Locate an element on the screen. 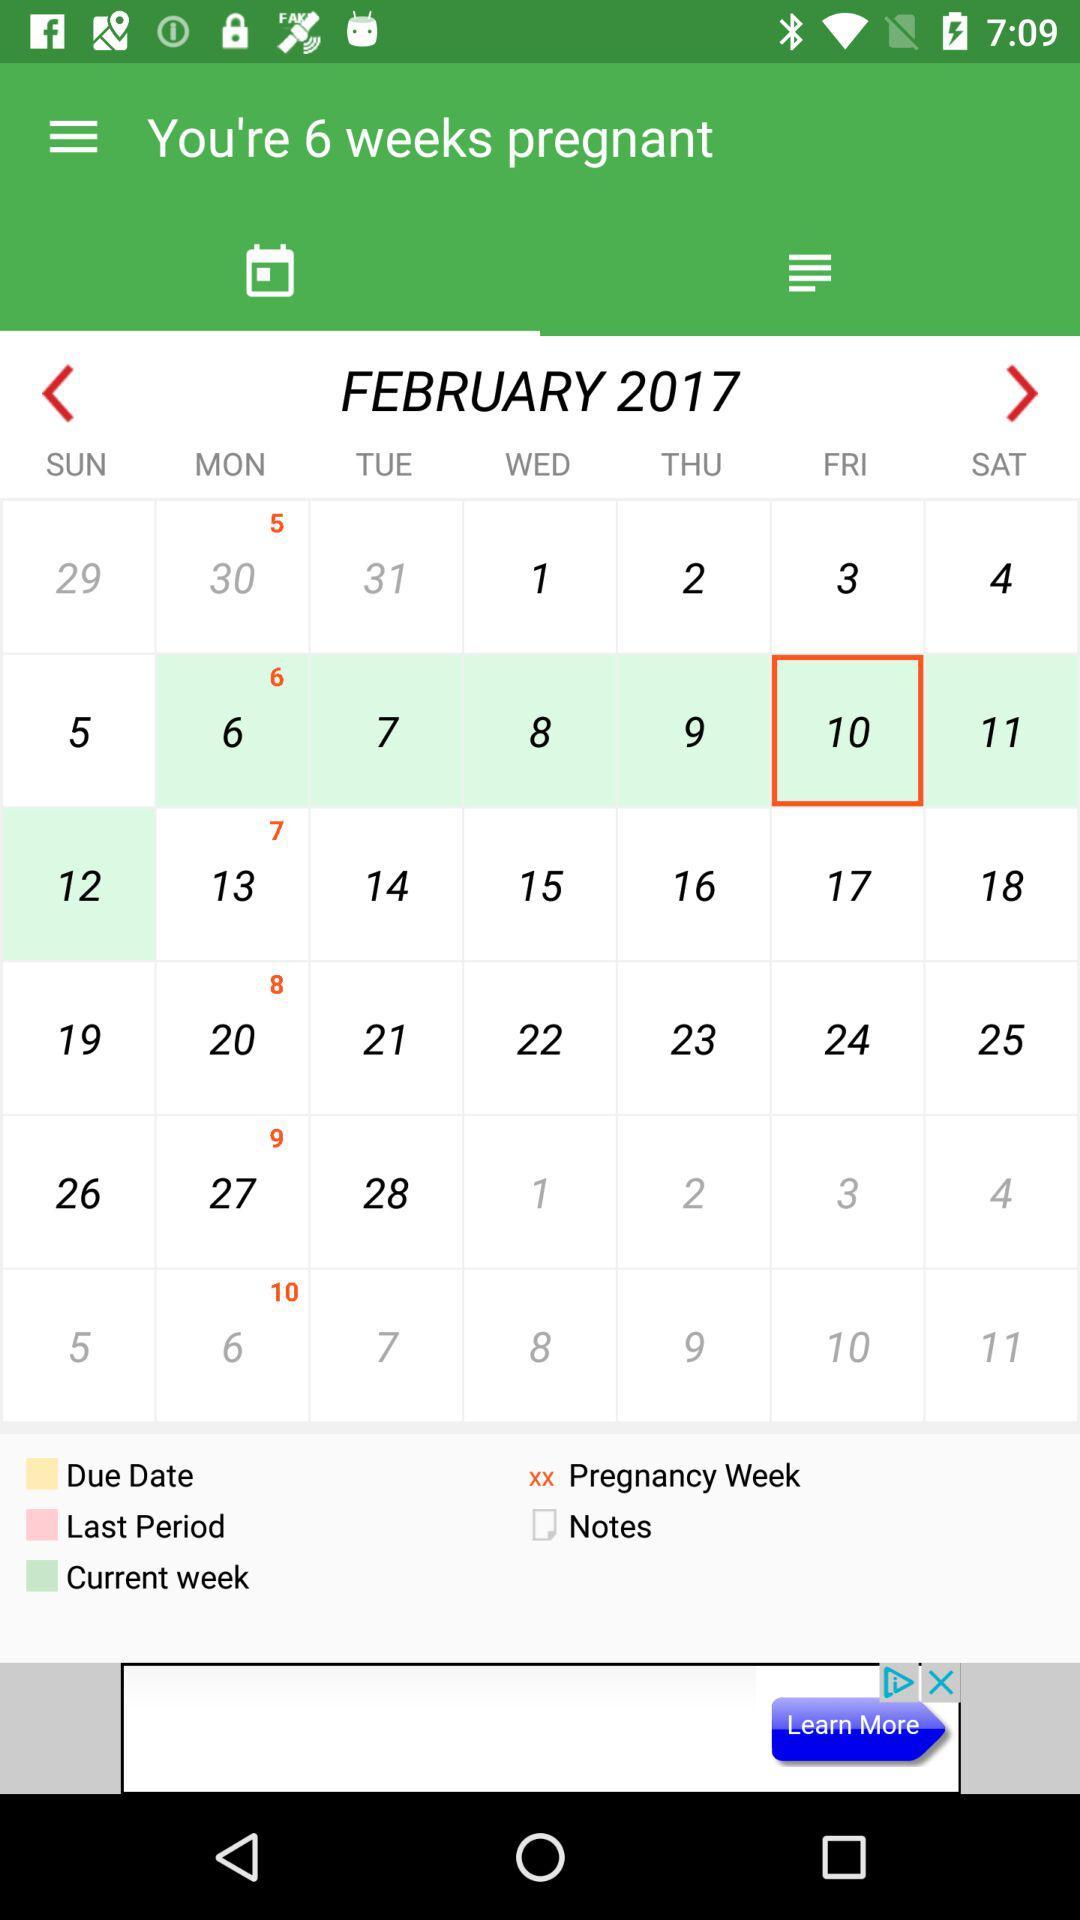  next month is located at coordinates (1022, 393).